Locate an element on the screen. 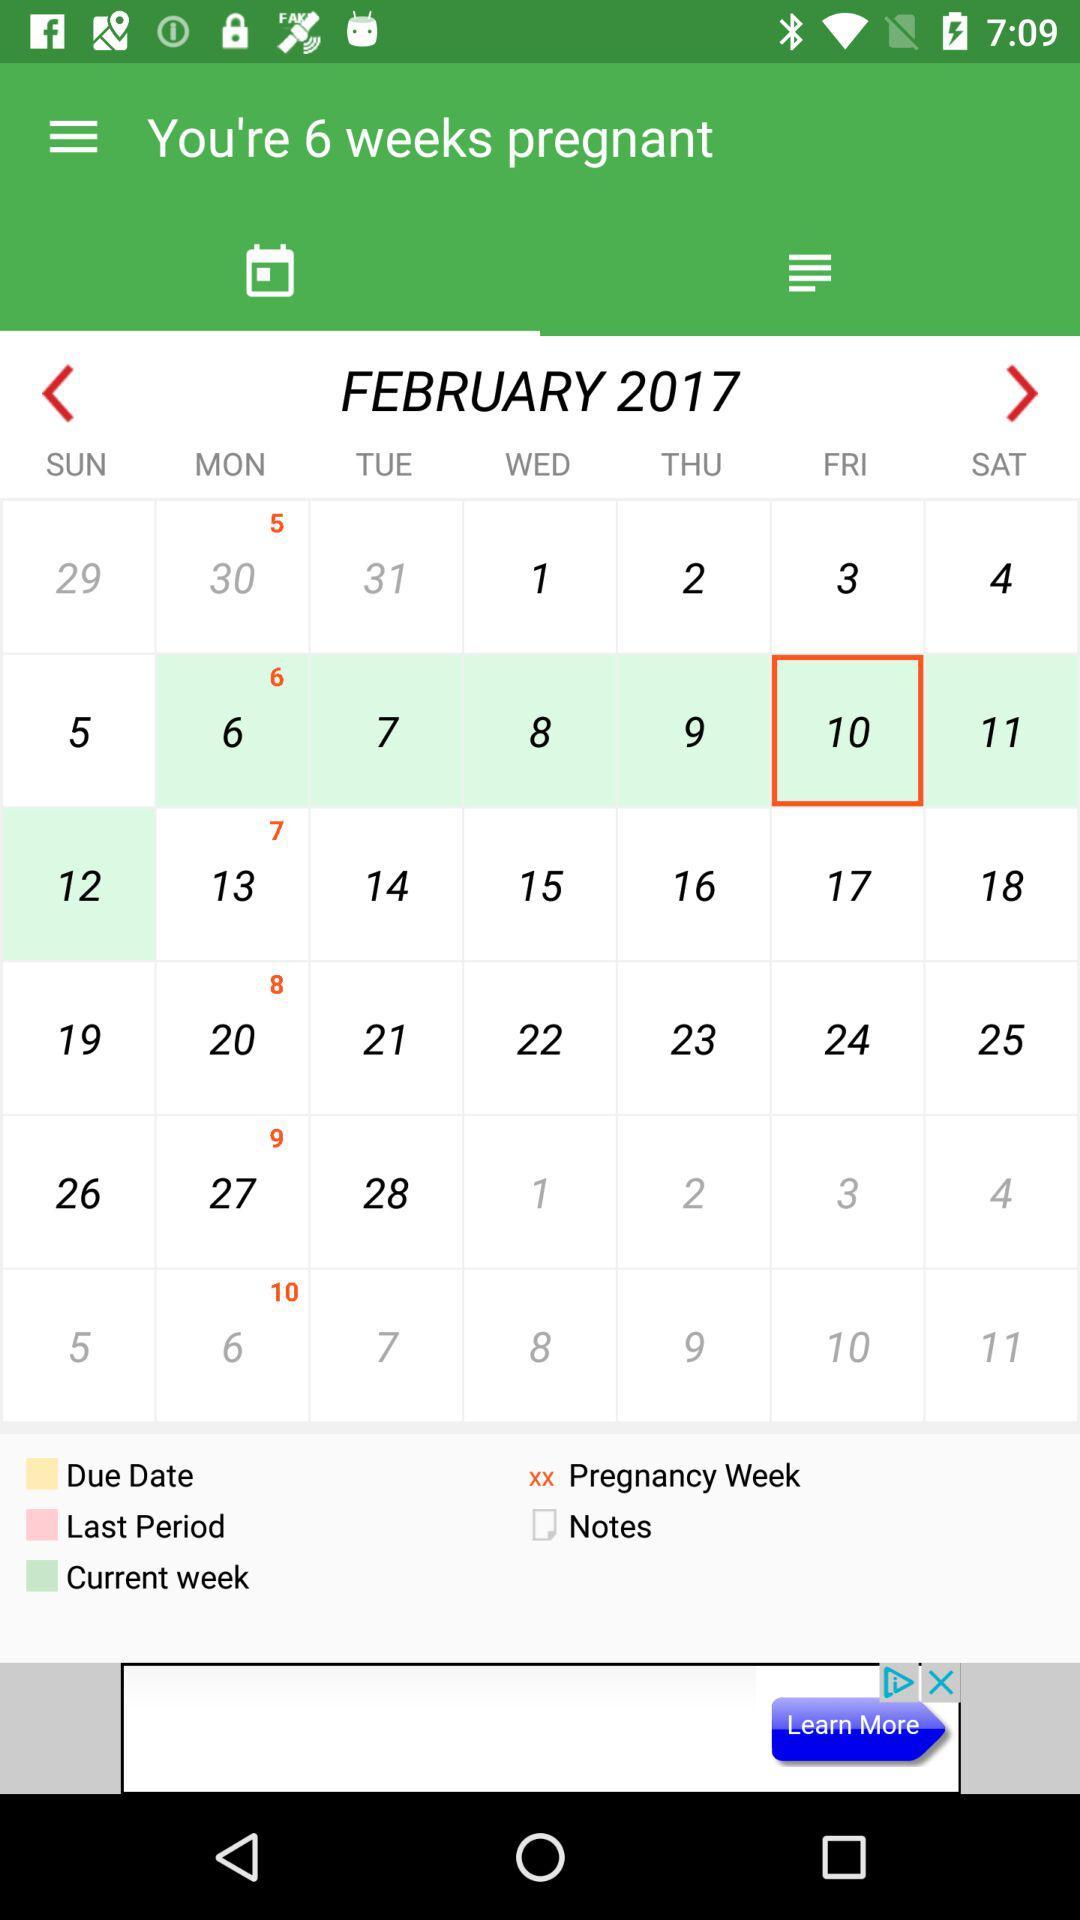  next month is located at coordinates (1022, 393).